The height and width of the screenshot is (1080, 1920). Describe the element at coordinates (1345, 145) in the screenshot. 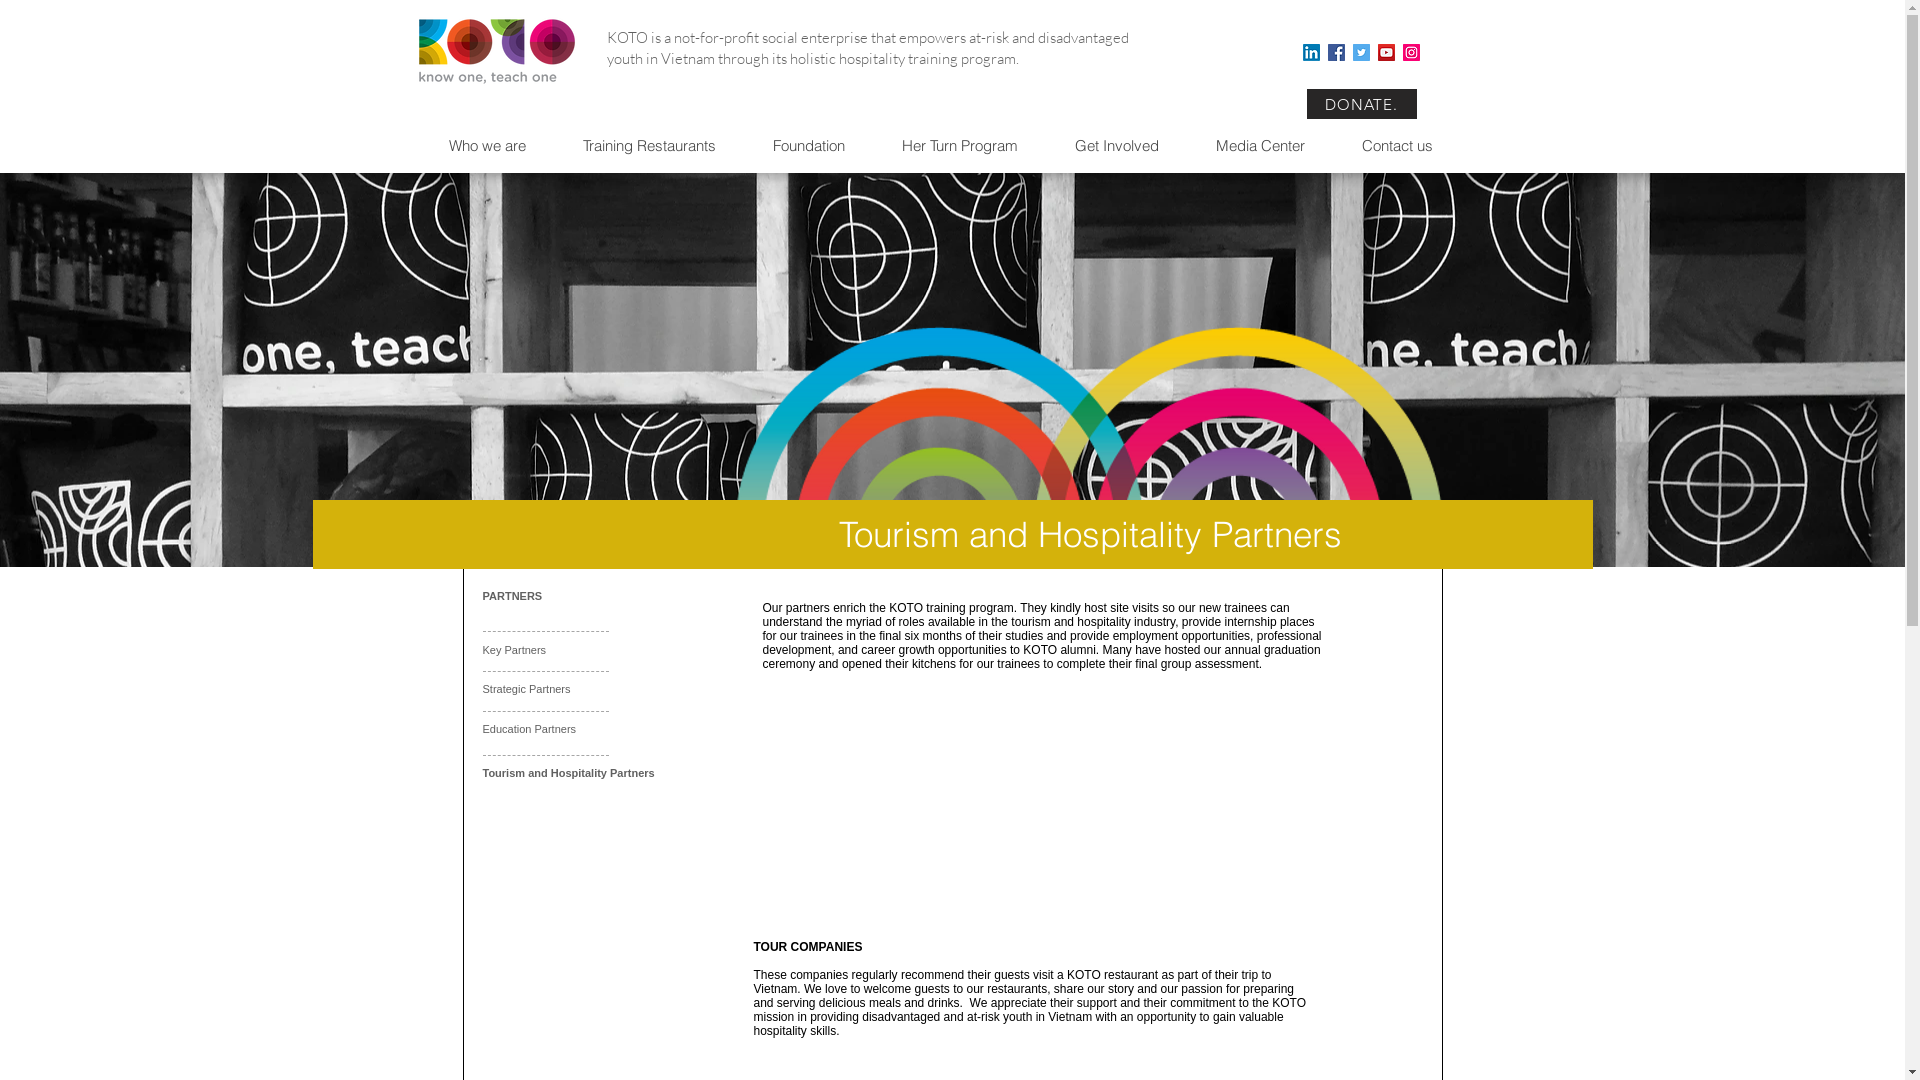

I see `'Contact us'` at that location.